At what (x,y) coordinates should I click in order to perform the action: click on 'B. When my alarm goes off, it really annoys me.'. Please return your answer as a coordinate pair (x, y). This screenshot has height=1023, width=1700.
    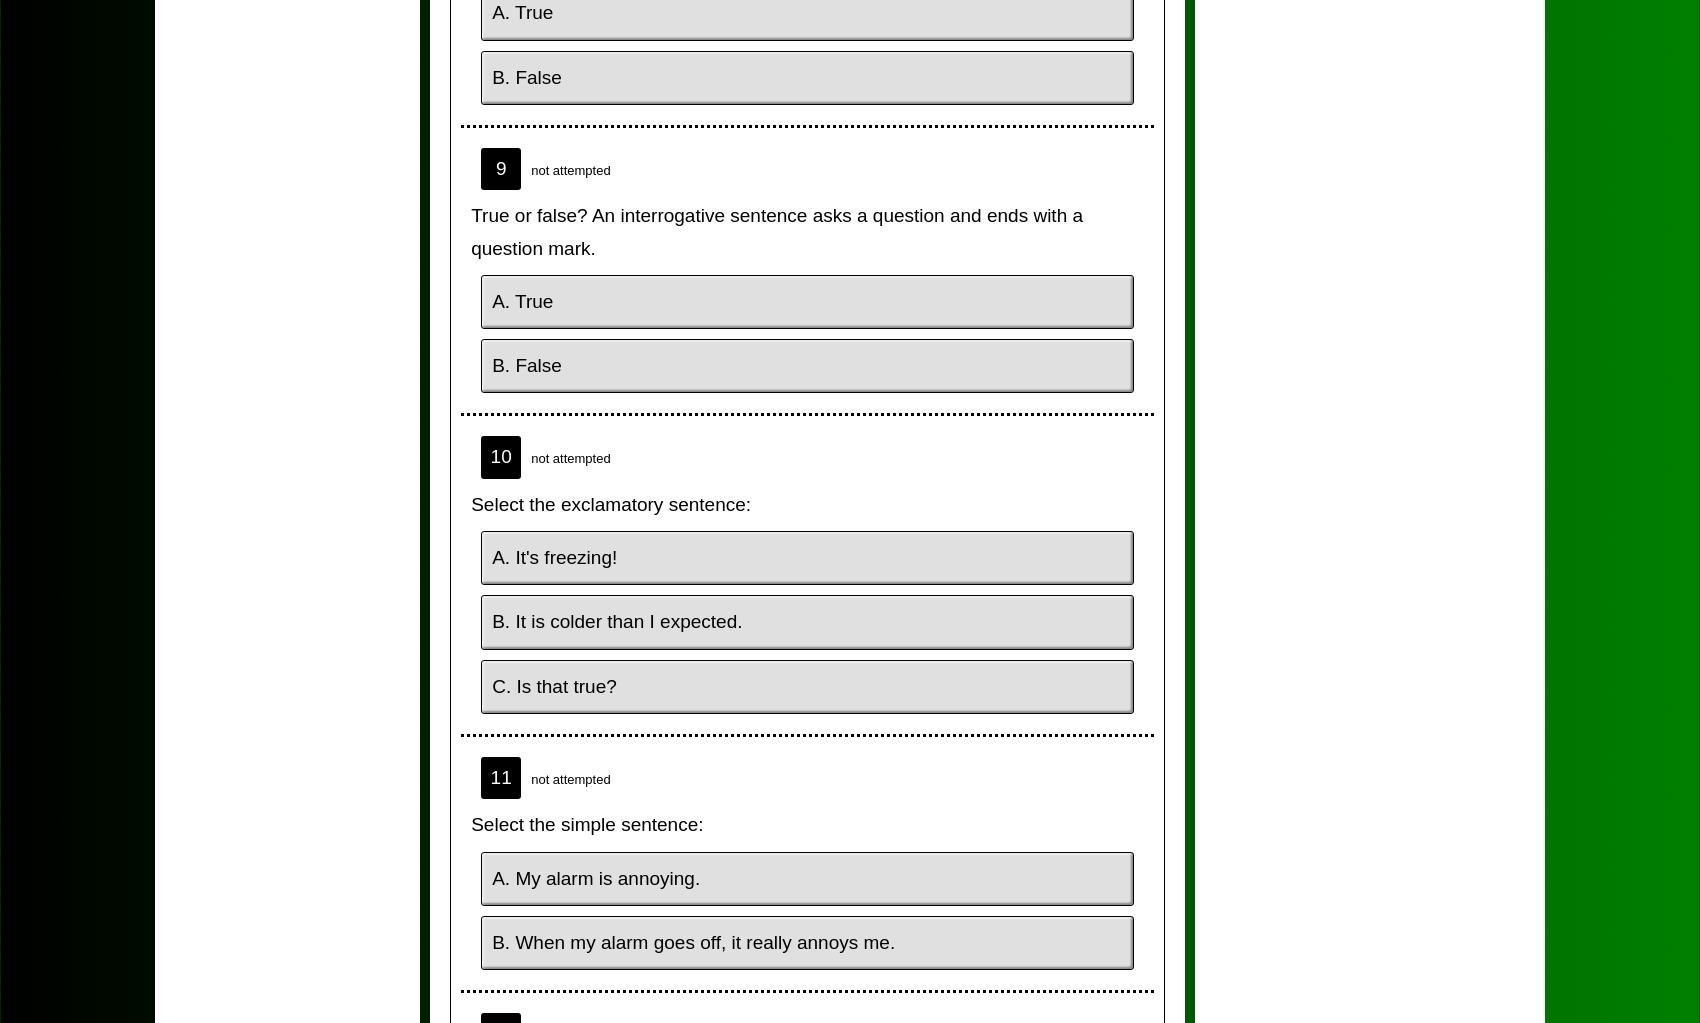
    Looking at the image, I should click on (693, 940).